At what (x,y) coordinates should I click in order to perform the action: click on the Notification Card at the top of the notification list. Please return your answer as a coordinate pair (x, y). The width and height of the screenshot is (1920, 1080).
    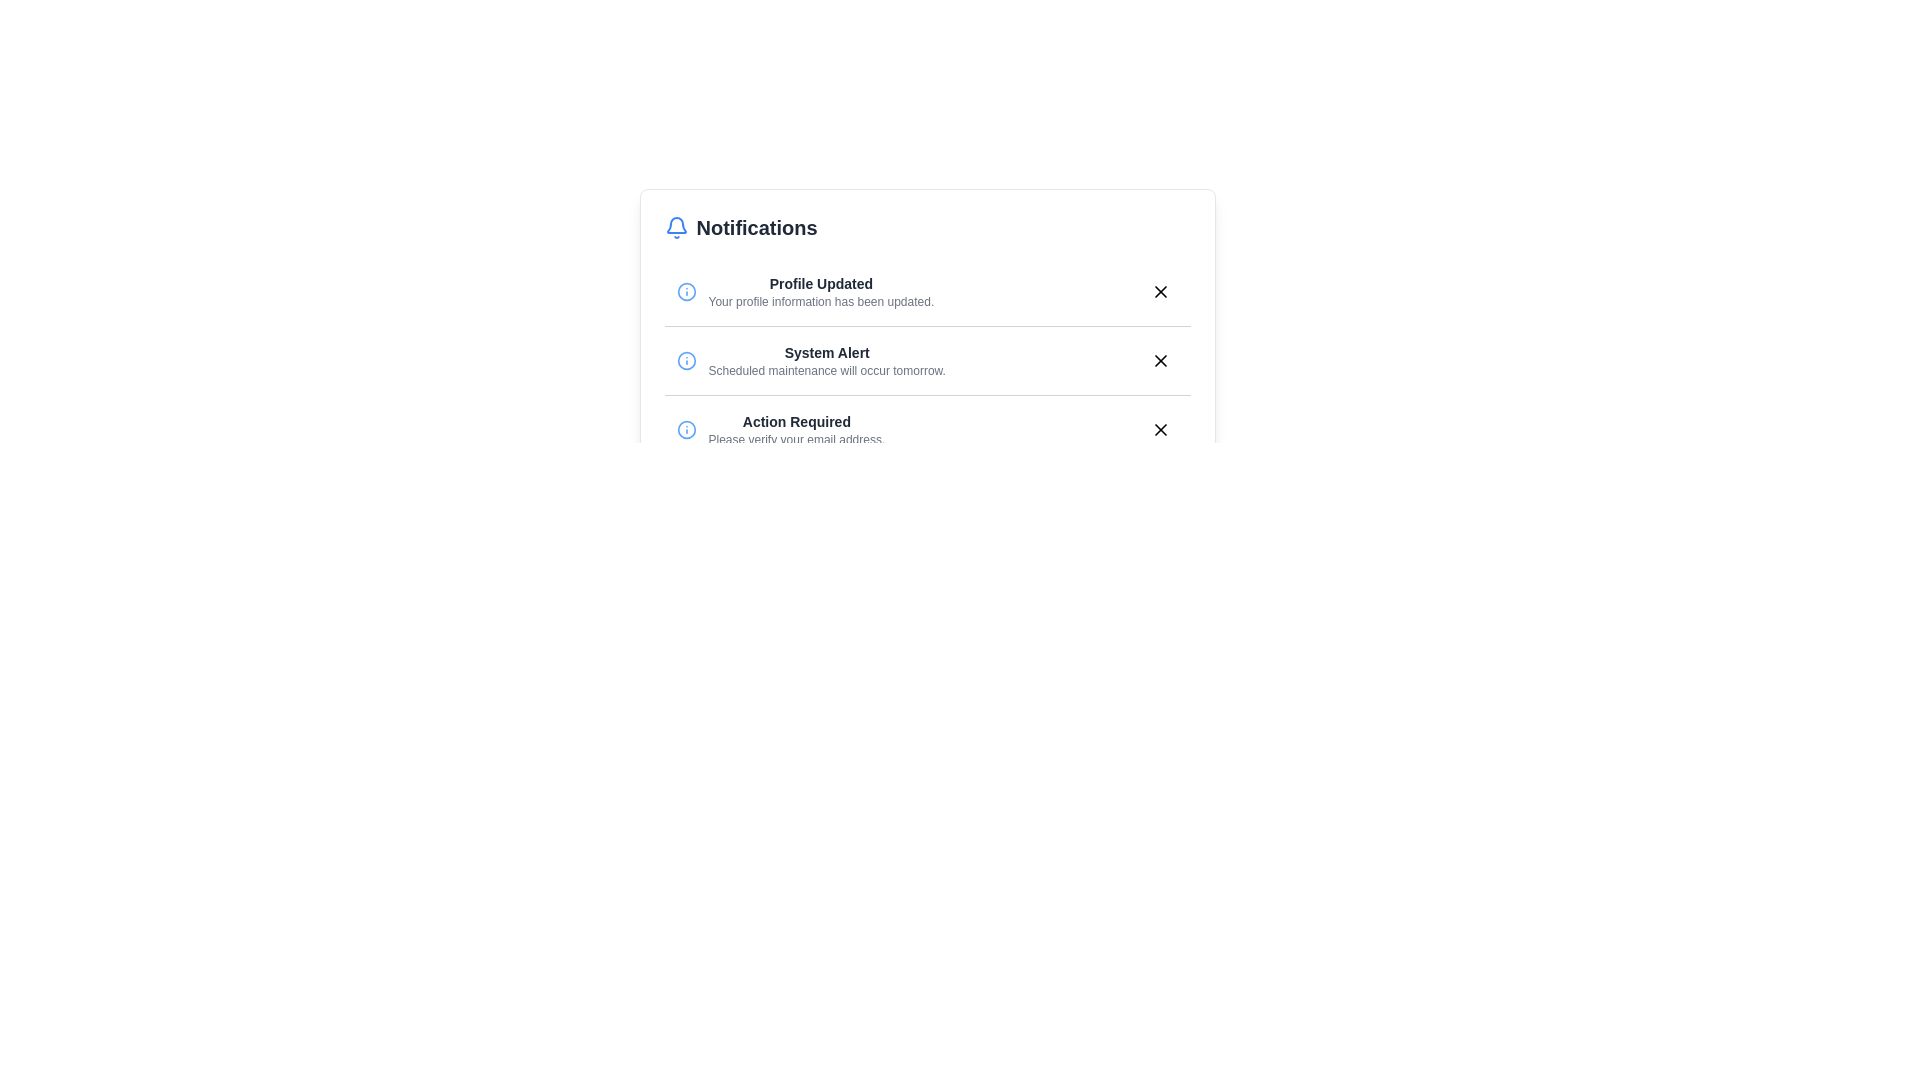
    Looking at the image, I should click on (926, 292).